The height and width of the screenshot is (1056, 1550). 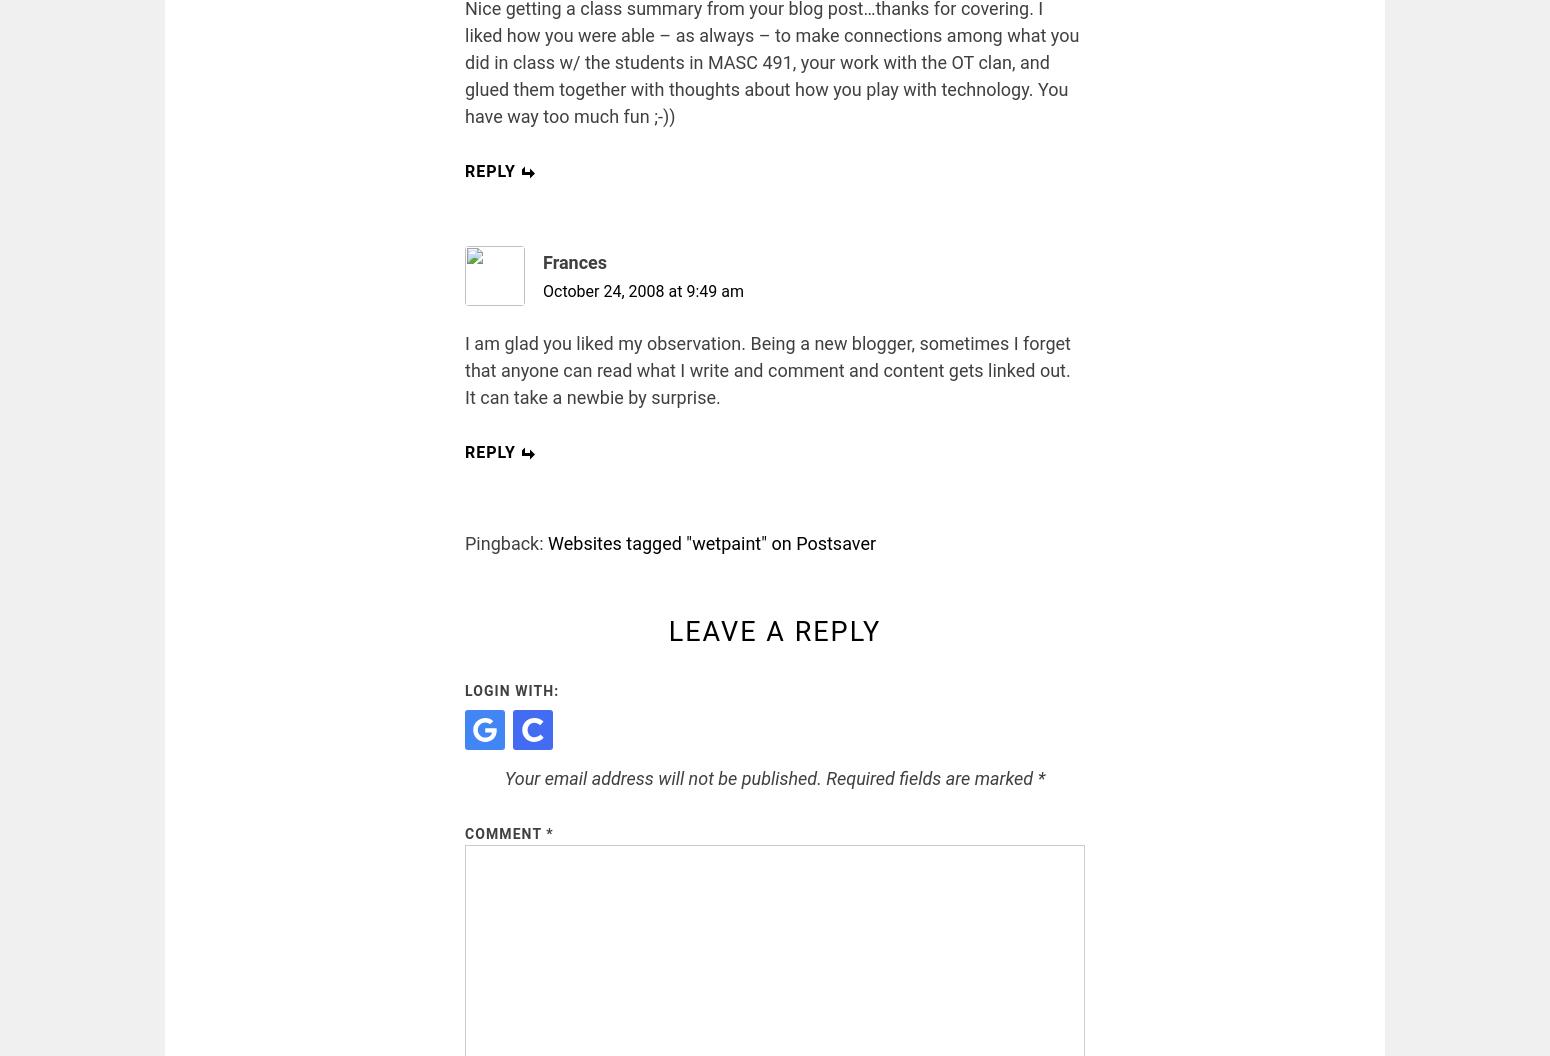 What do you see at coordinates (541, 291) in the screenshot?
I see `'October 24, 2008 at 9:49 am'` at bounding box center [541, 291].